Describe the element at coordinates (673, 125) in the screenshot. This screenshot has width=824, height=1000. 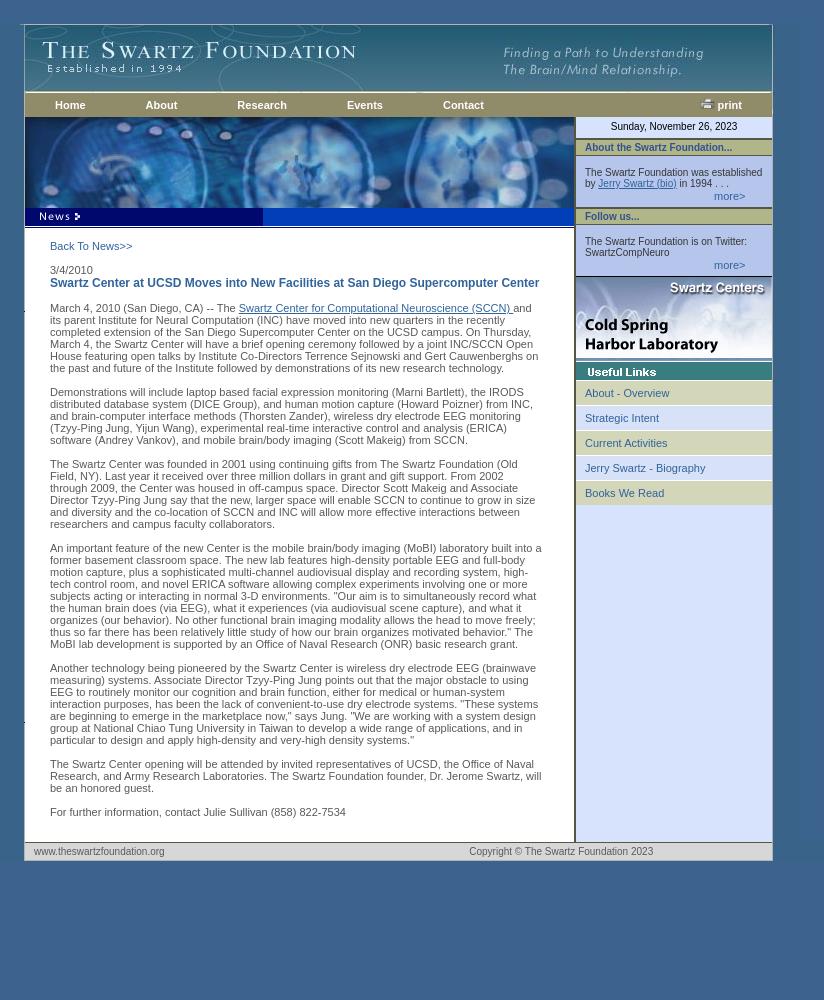
I see `'Sunday, November 26, 2023'` at that location.